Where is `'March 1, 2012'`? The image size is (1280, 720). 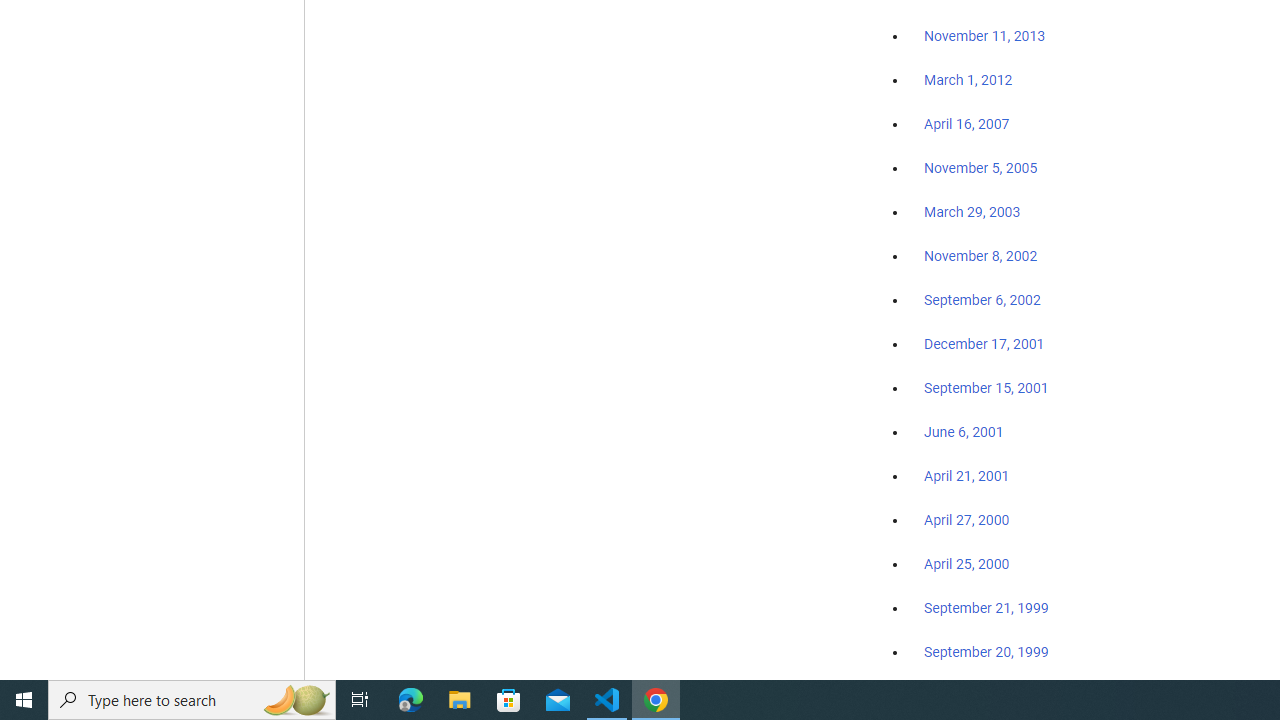 'March 1, 2012' is located at coordinates (968, 80).